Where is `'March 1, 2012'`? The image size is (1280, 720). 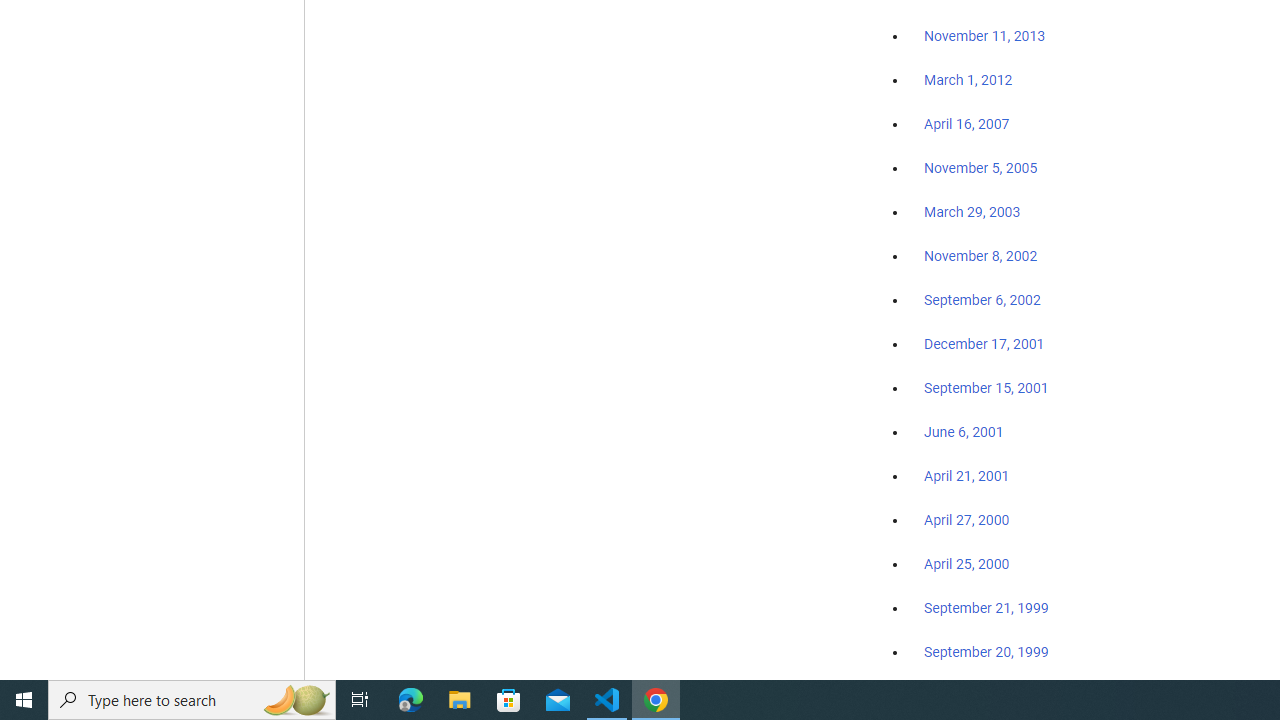 'March 1, 2012' is located at coordinates (968, 80).